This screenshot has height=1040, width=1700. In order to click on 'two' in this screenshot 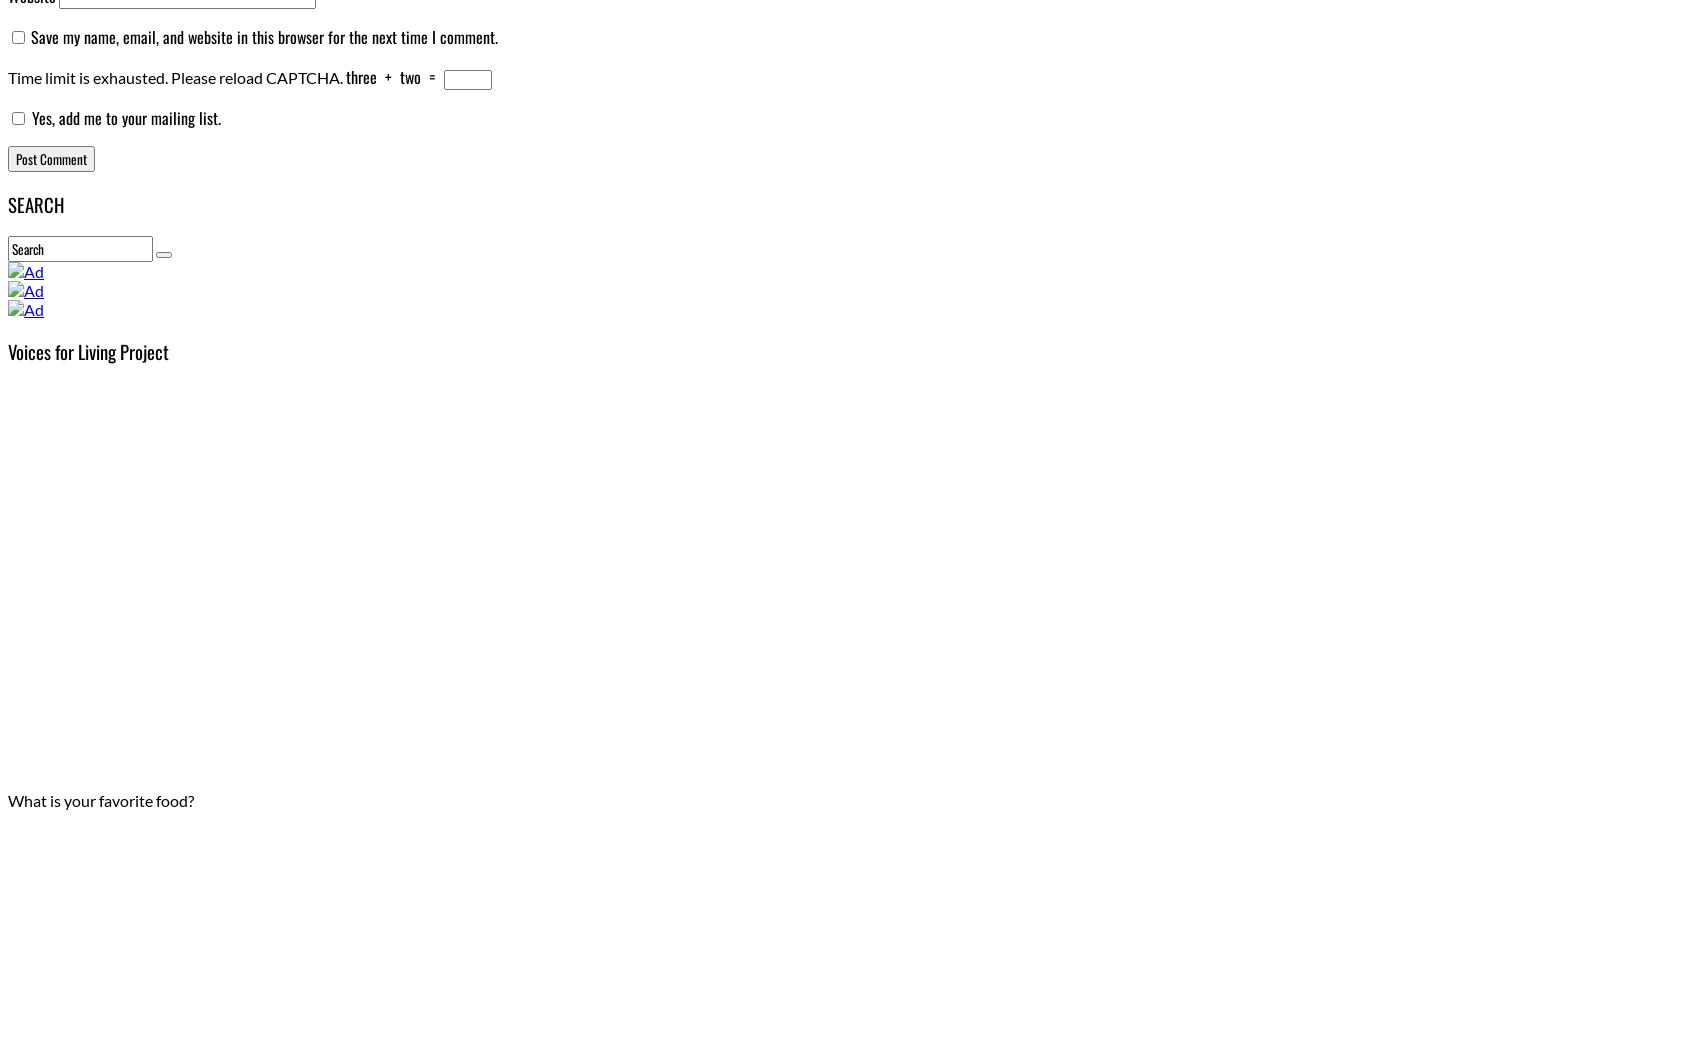, I will do `click(409, 75)`.